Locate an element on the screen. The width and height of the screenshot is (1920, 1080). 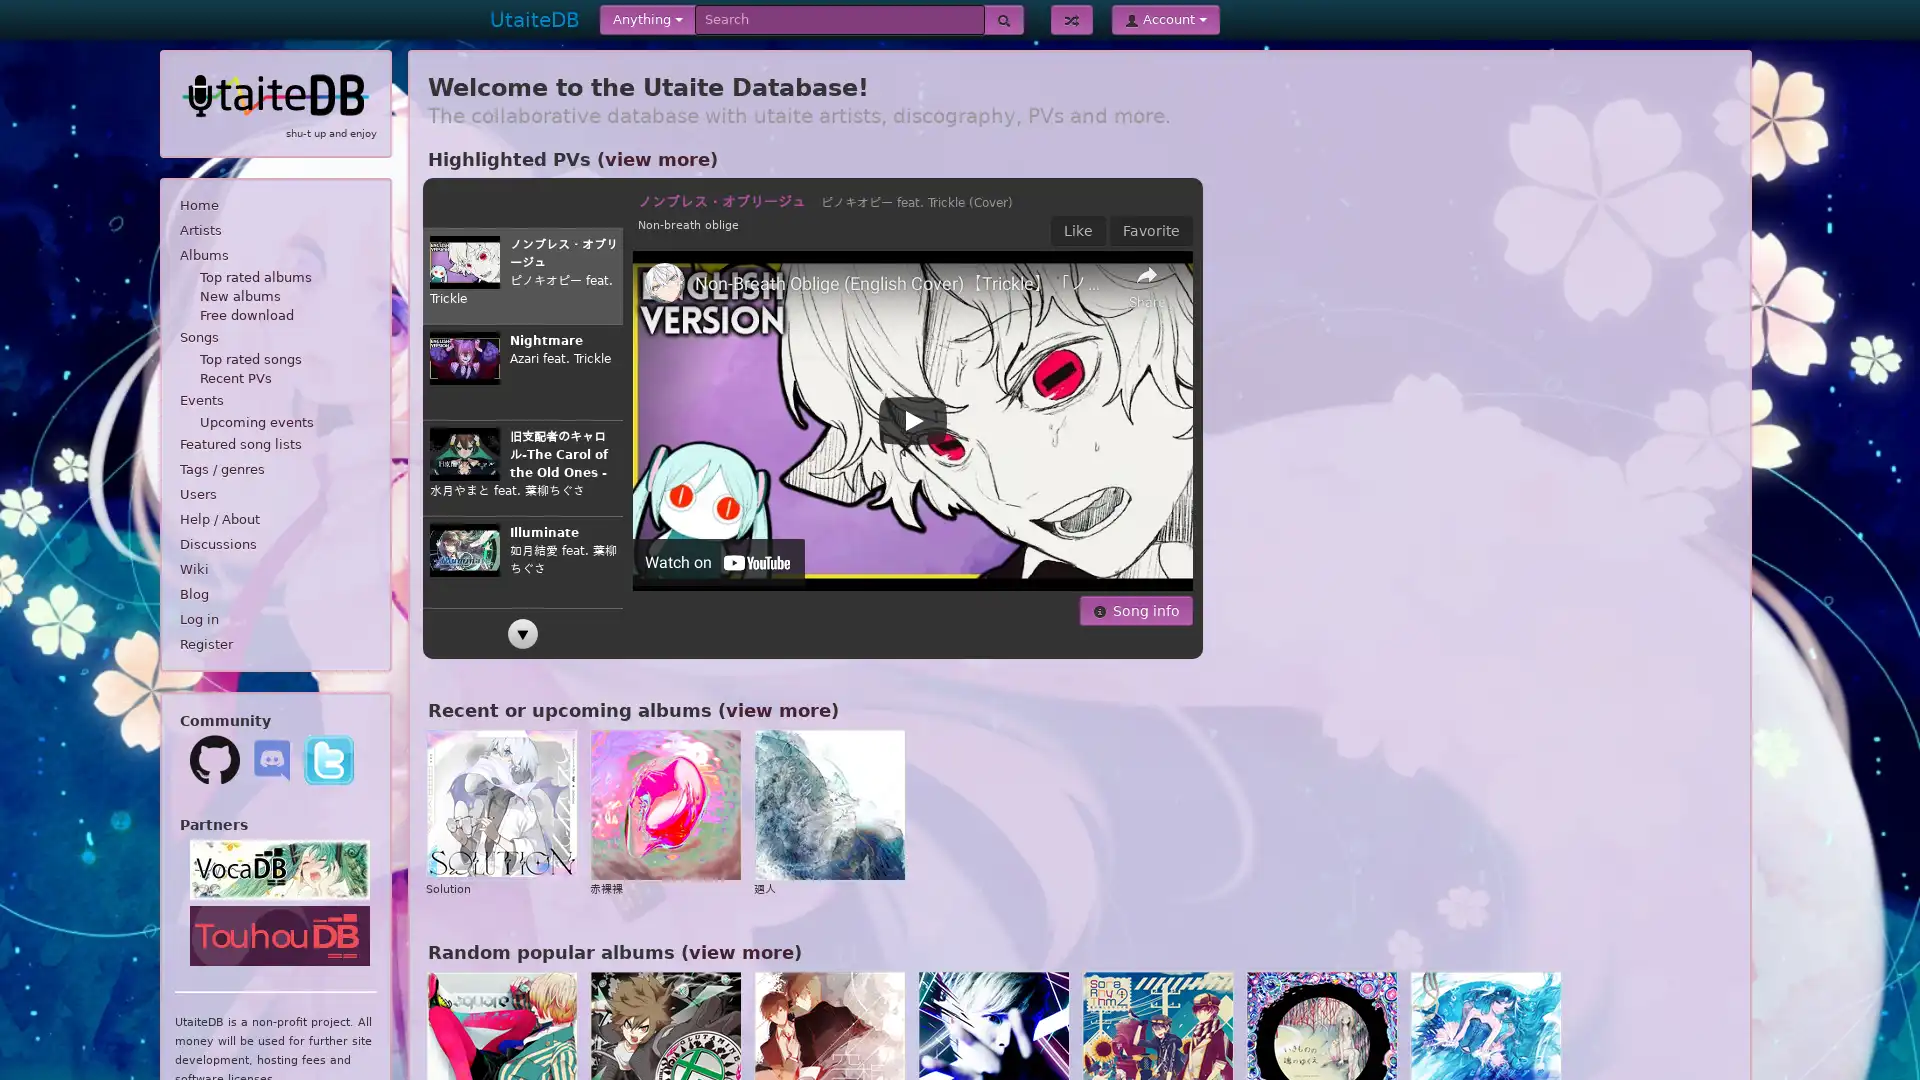
Blog is located at coordinates (274, 593).